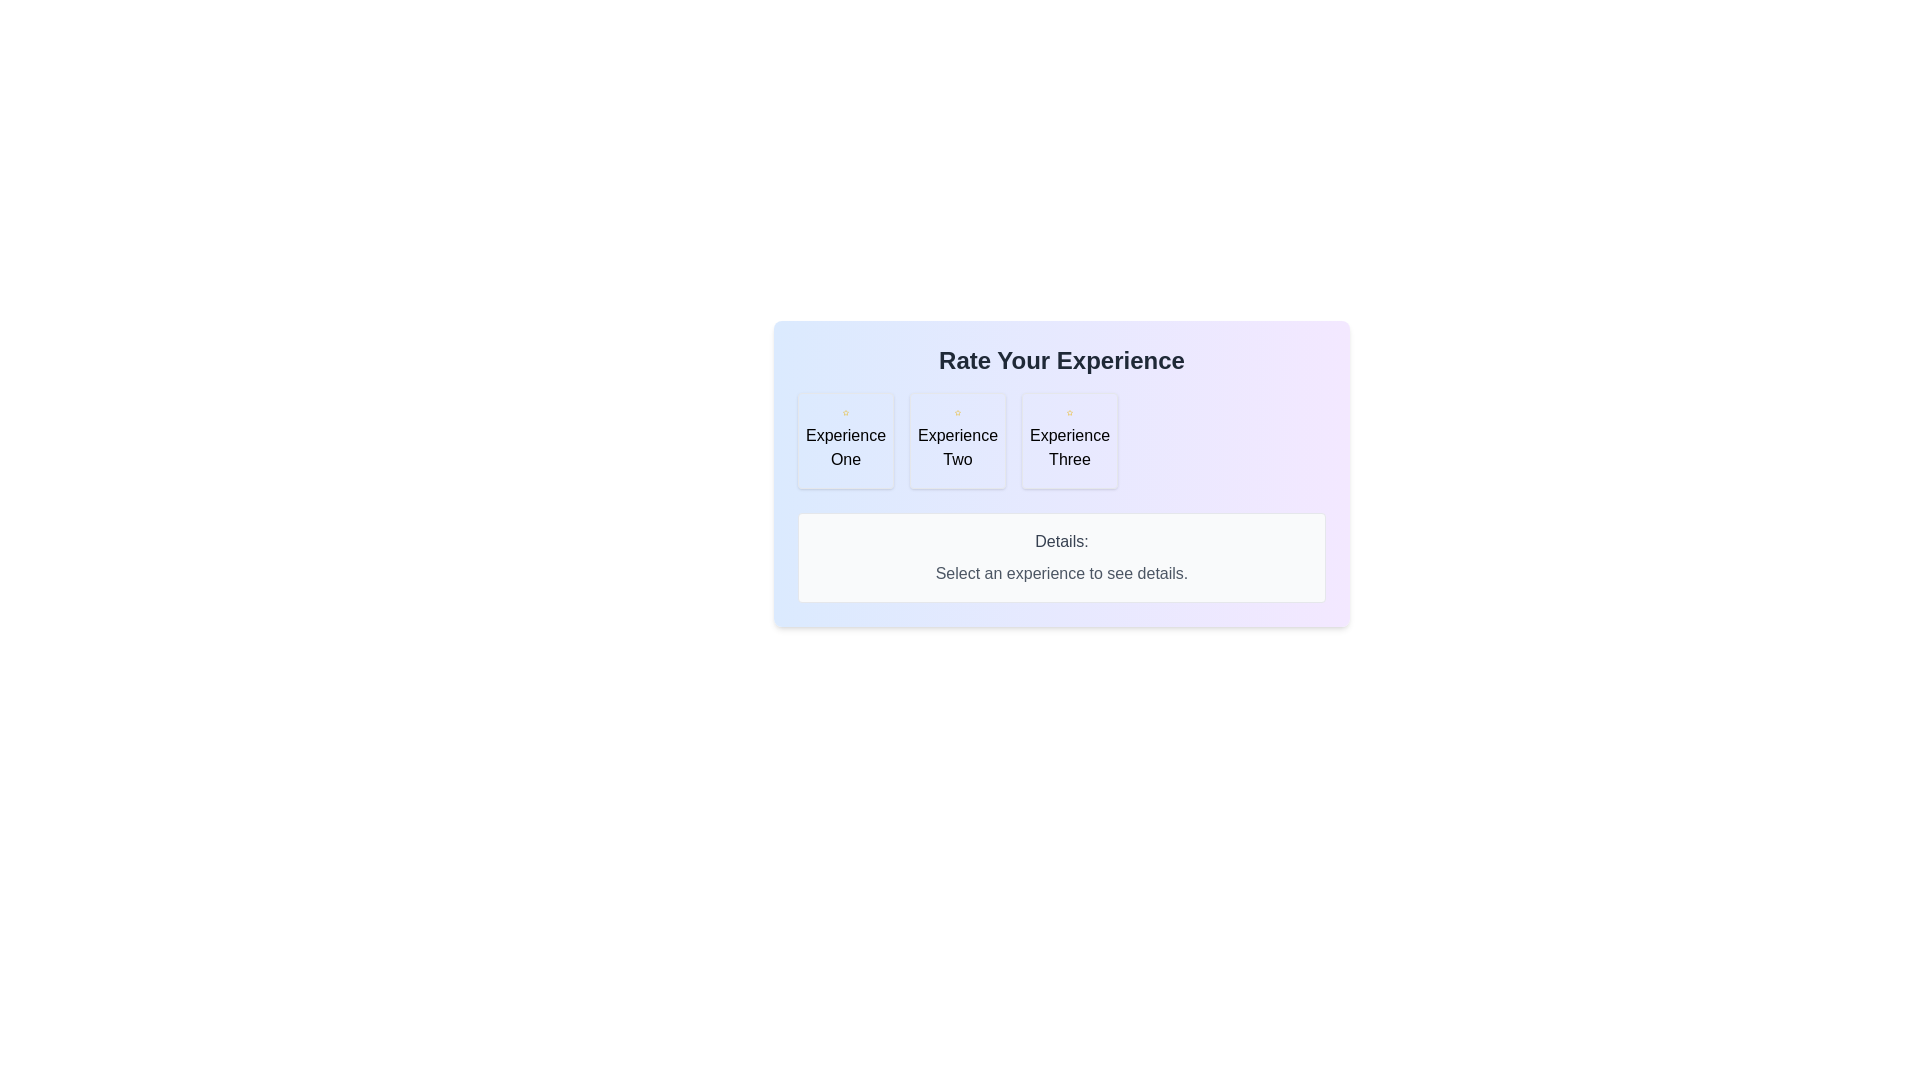 The height and width of the screenshot is (1080, 1920). I want to click on the text label that says 'Rate Your Experience', which is prominently styled in bold and dark gray at the top center of the card, so click(1060, 361).